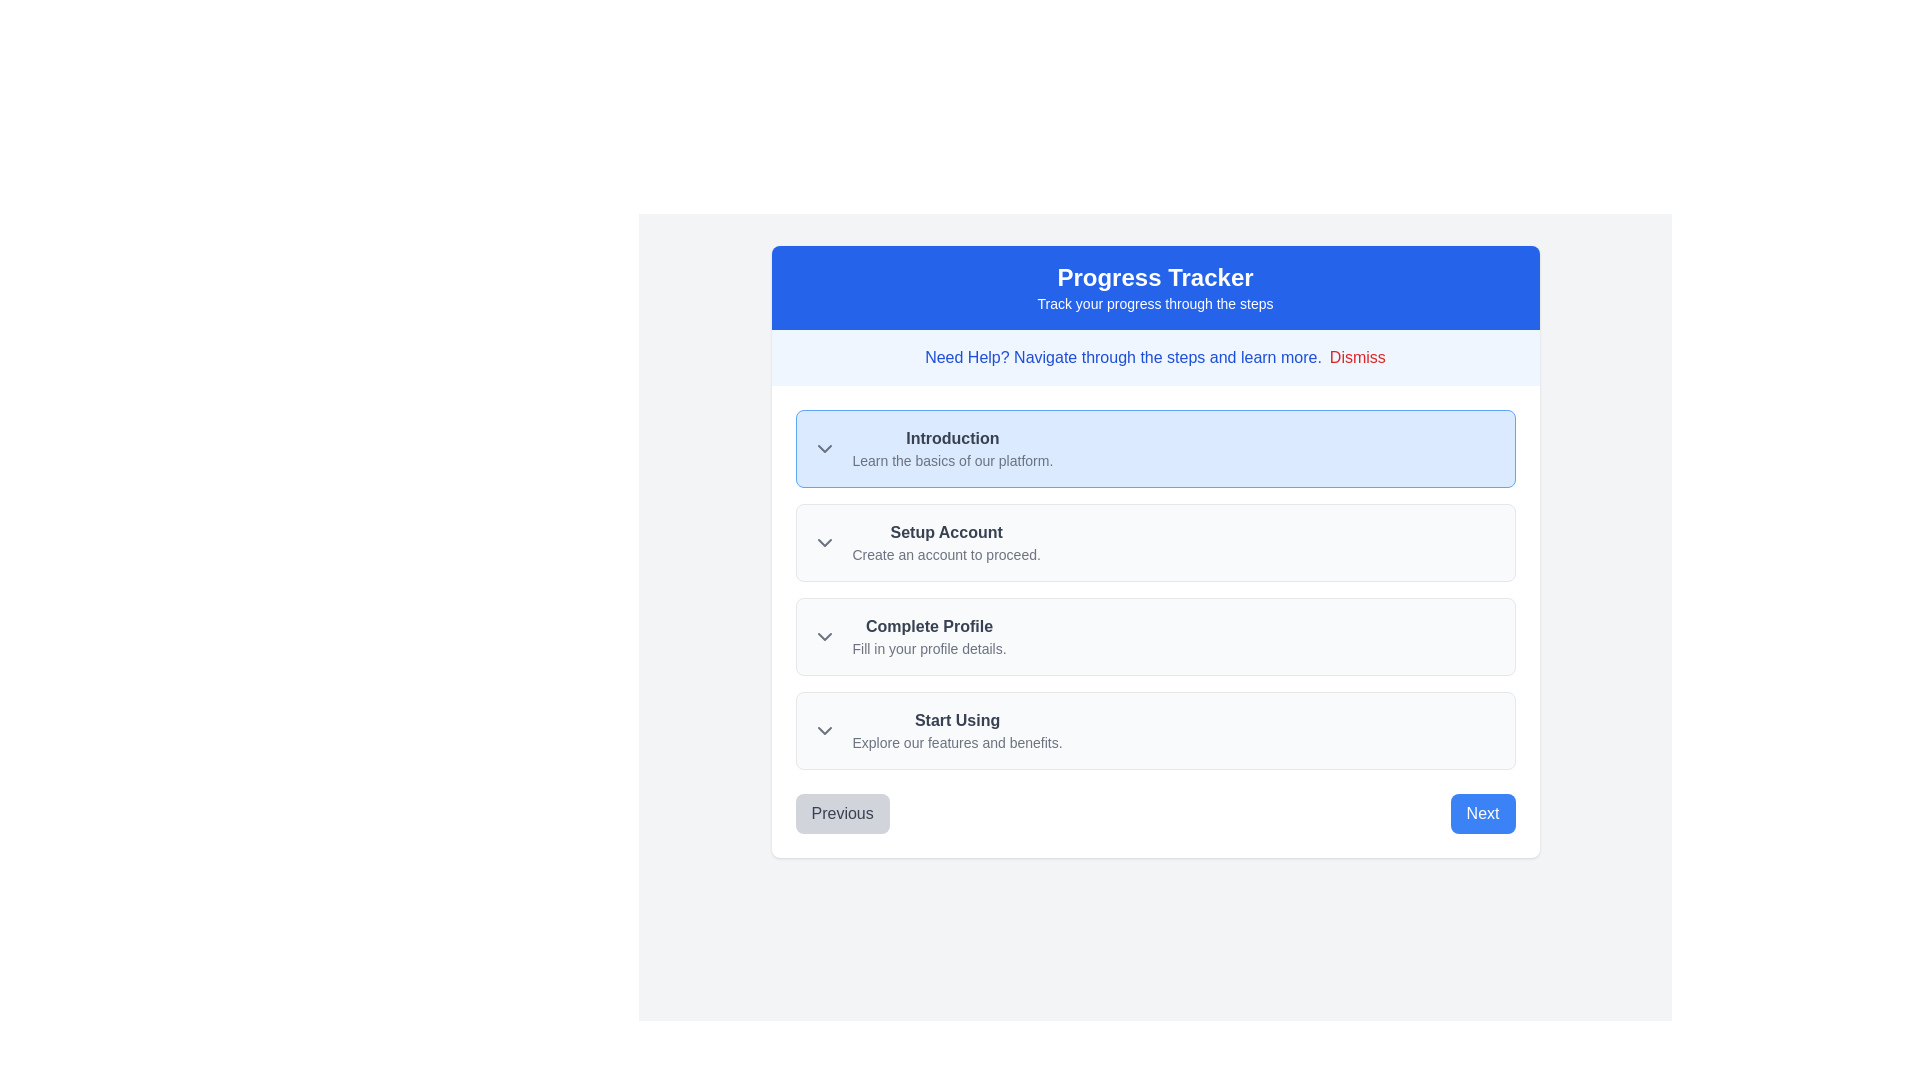  I want to click on the dismiss button located in the upper-right corner of the alert box containing the text 'Need Help? Navigate through the steps and learn more.', so click(1357, 357).